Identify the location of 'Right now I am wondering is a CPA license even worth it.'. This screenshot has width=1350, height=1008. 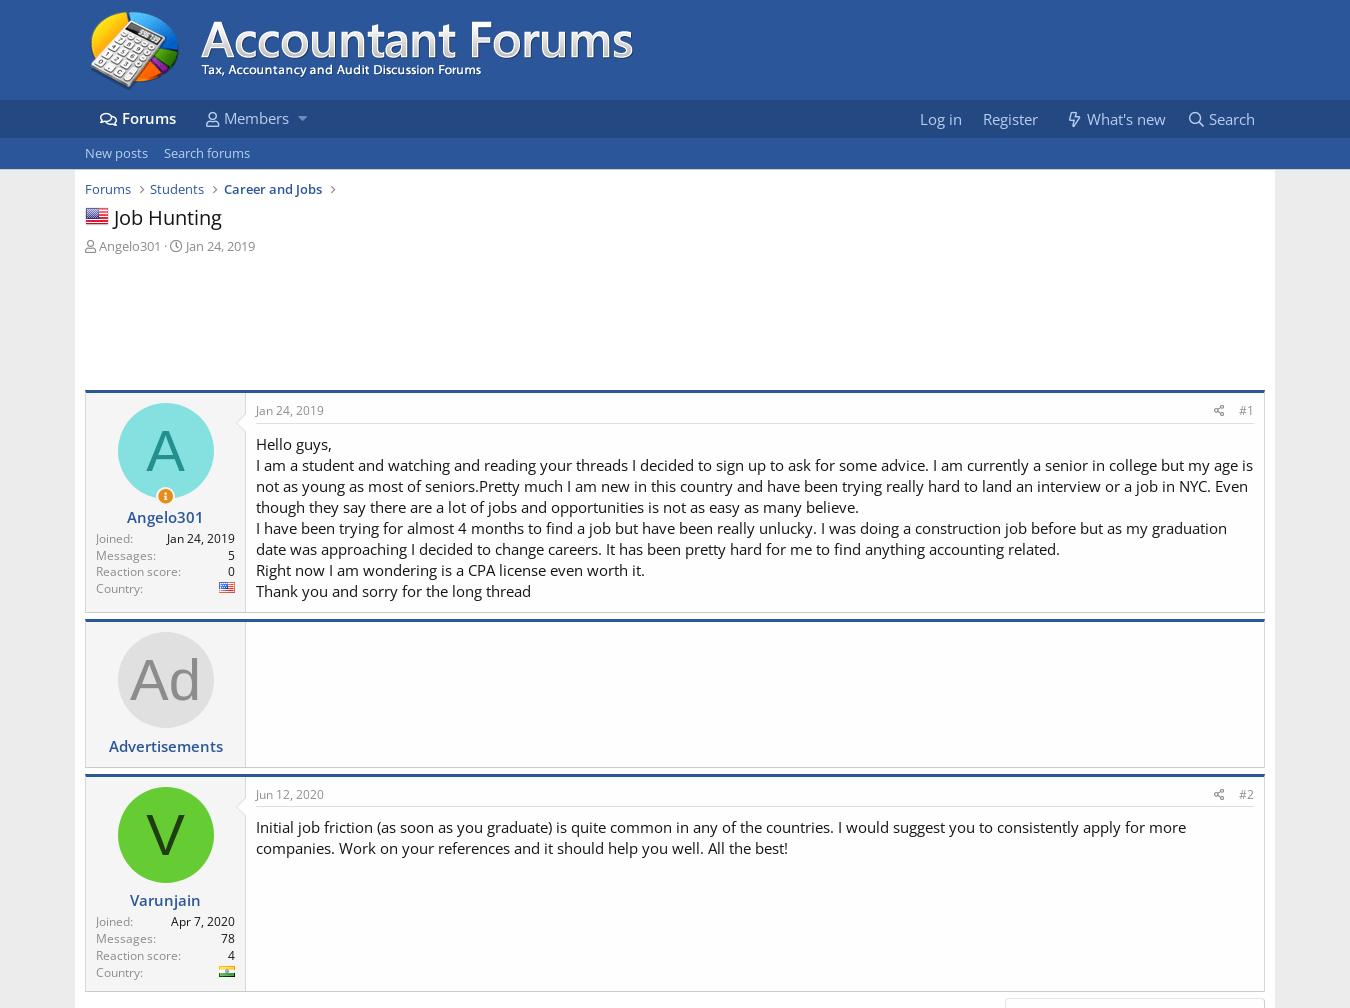
(254, 570).